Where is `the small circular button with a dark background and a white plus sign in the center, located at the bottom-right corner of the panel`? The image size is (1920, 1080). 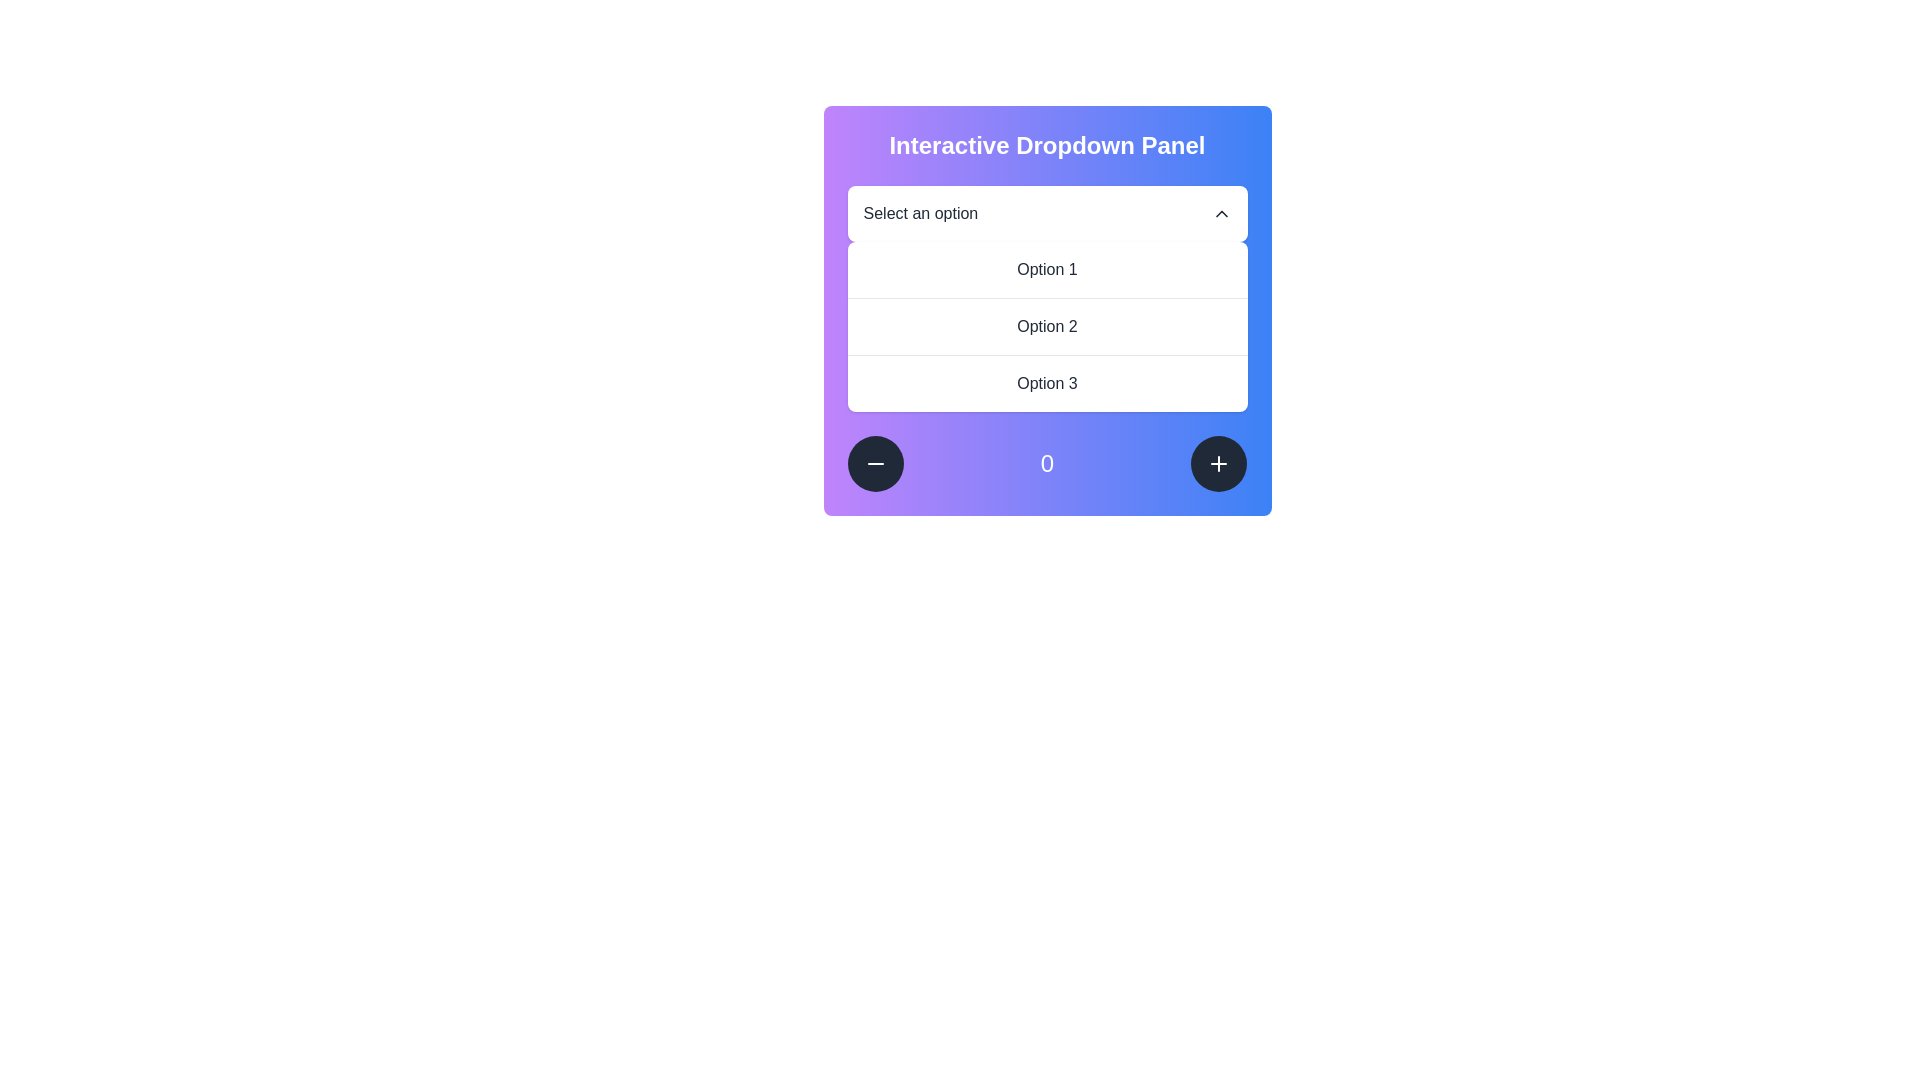
the small circular button with a dark background and a white plus sign in the center, located at the bottom-right corner of the panel is located at coordinates (1218, 463).